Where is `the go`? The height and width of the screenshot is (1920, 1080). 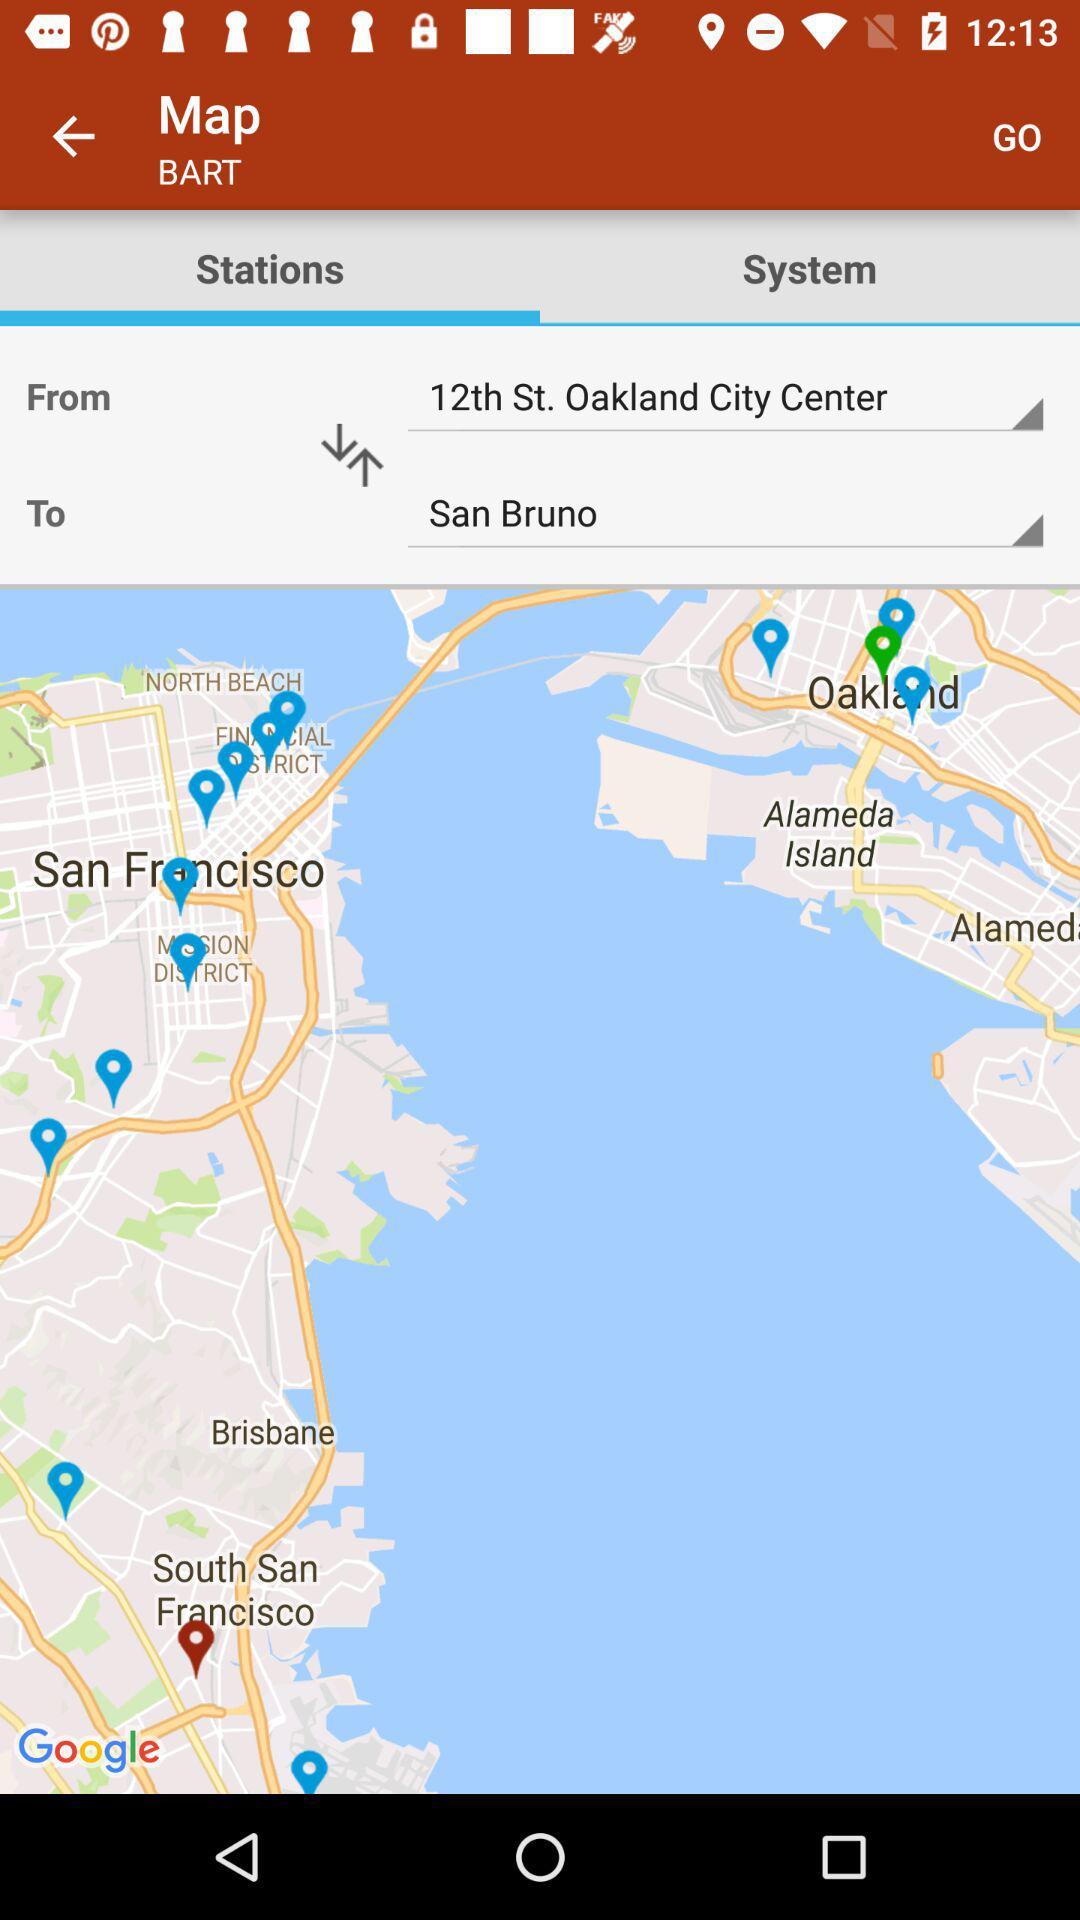 the go is located at coordinates (1017, 135).